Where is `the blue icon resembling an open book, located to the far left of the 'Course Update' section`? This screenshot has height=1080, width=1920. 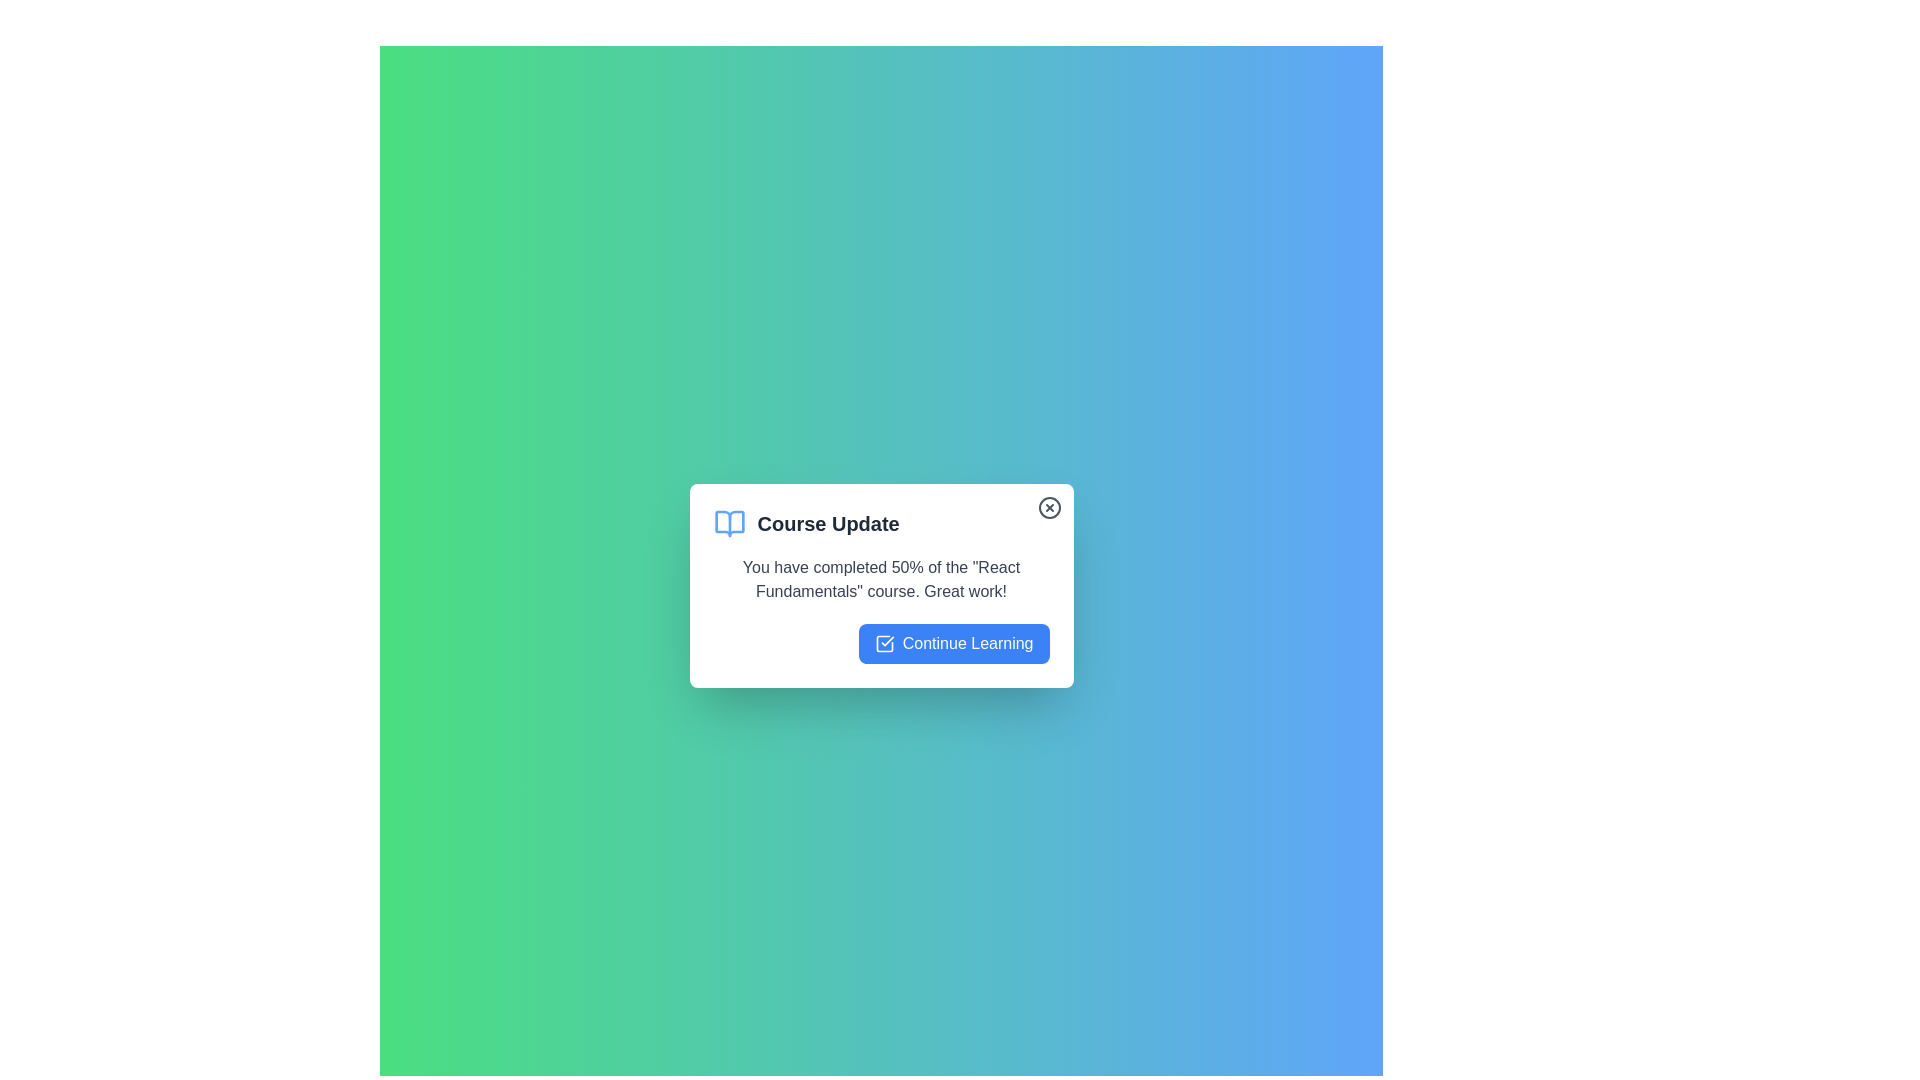 the blue icon resembling an open book, located to the far left of the 'Course Update' section is located at coordinates (728, 523).